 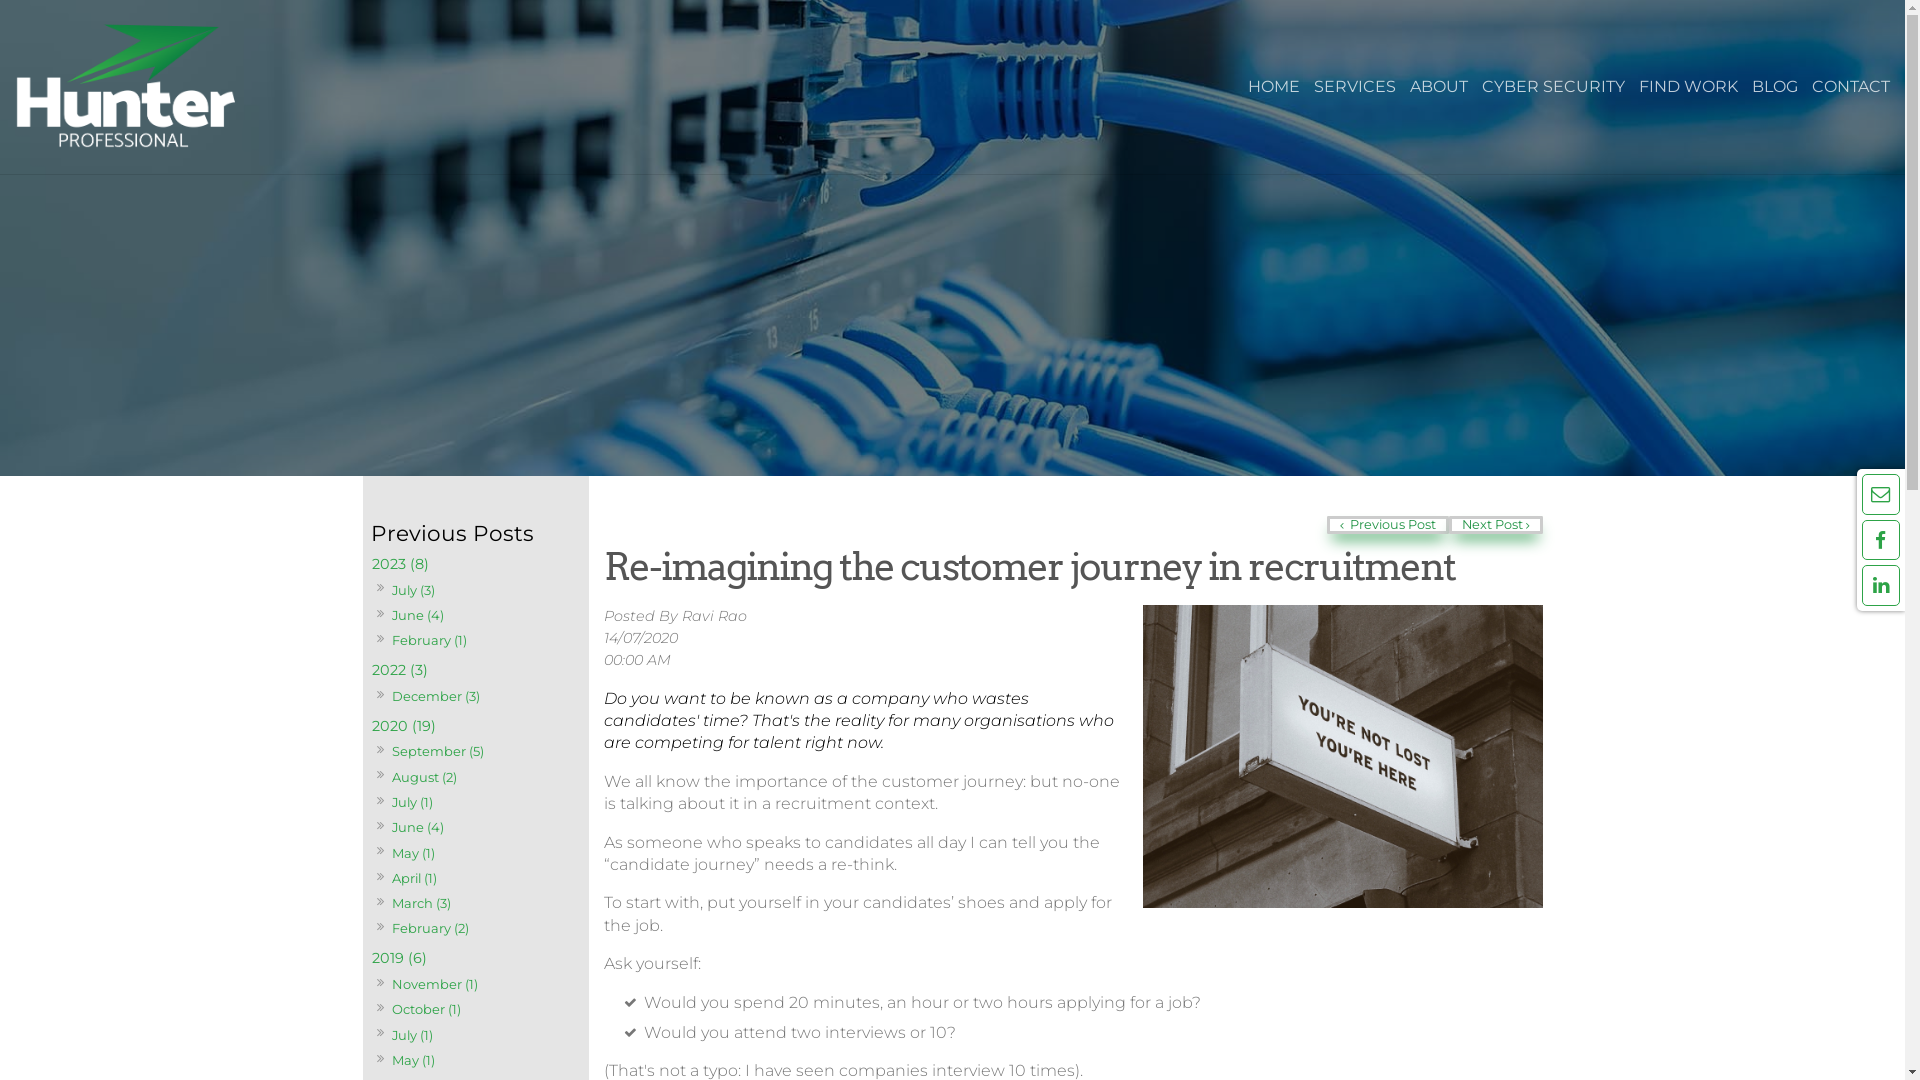 What do you see at coordinates (422, 775) in the screenshot?
I see `'August (2)'` at bounding box center [422, 775].